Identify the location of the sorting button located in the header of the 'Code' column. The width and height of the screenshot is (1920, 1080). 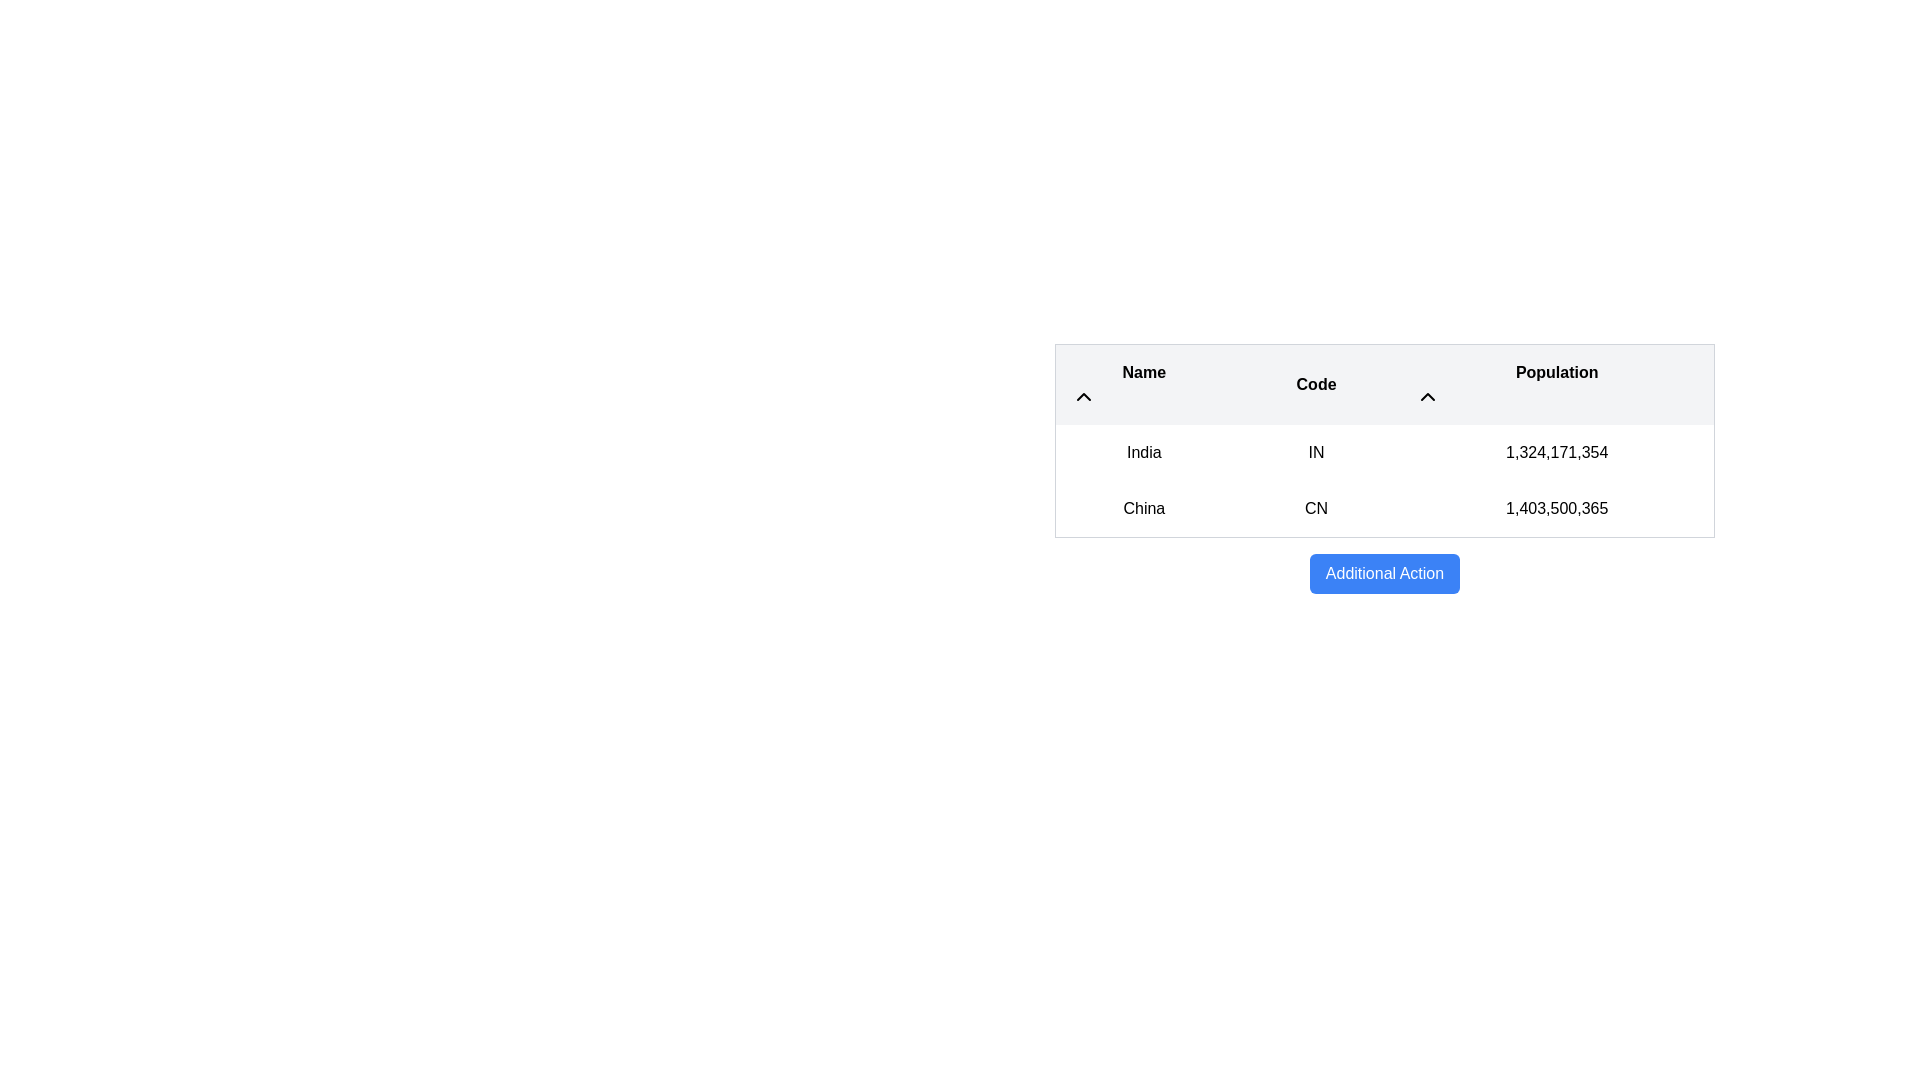
(1427, 397).